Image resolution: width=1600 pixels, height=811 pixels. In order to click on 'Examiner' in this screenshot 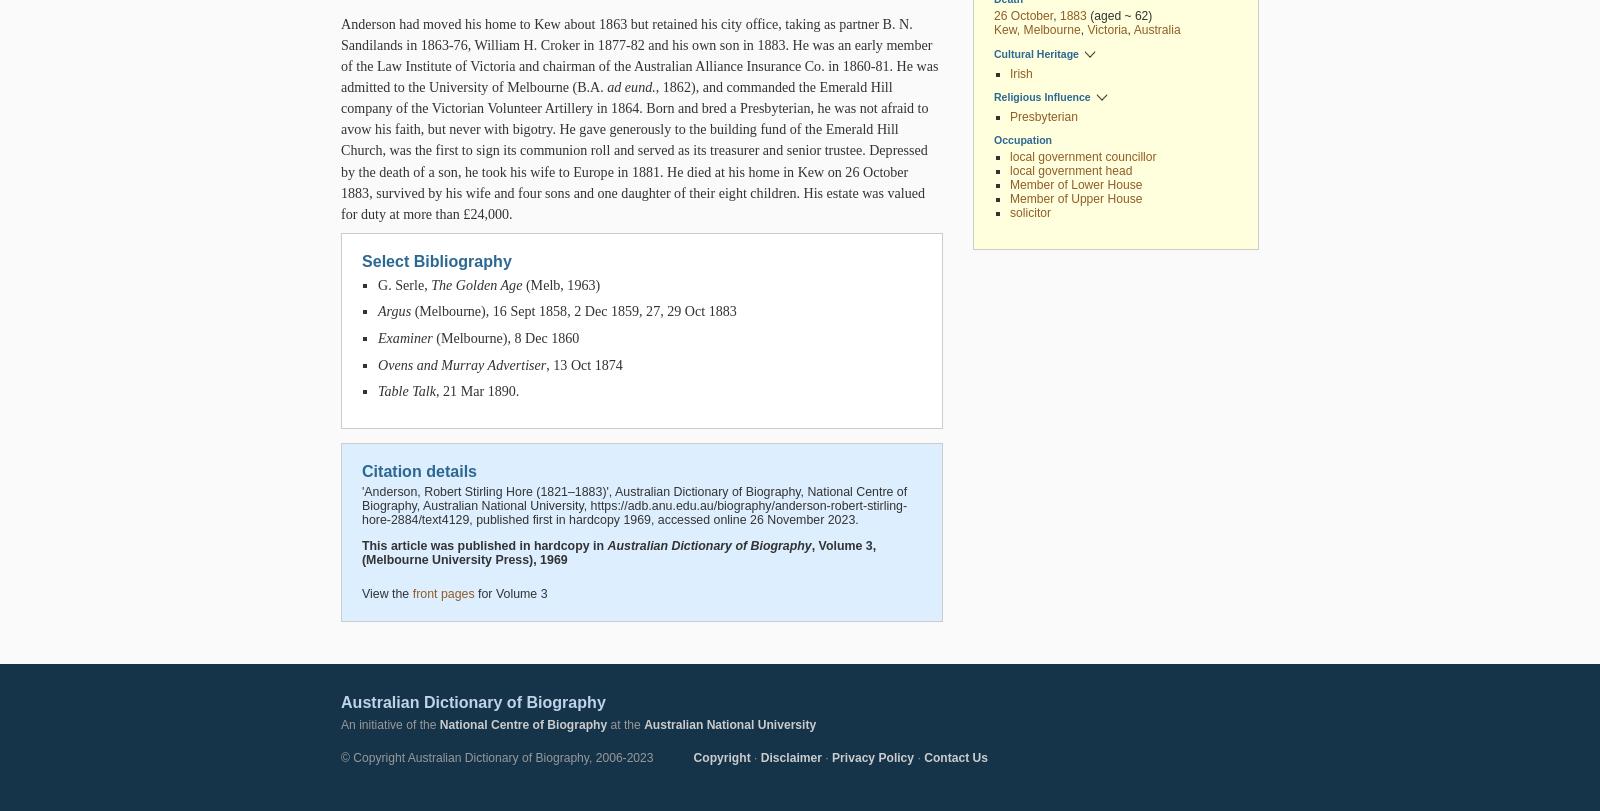, I will do `click(403, 338)`.